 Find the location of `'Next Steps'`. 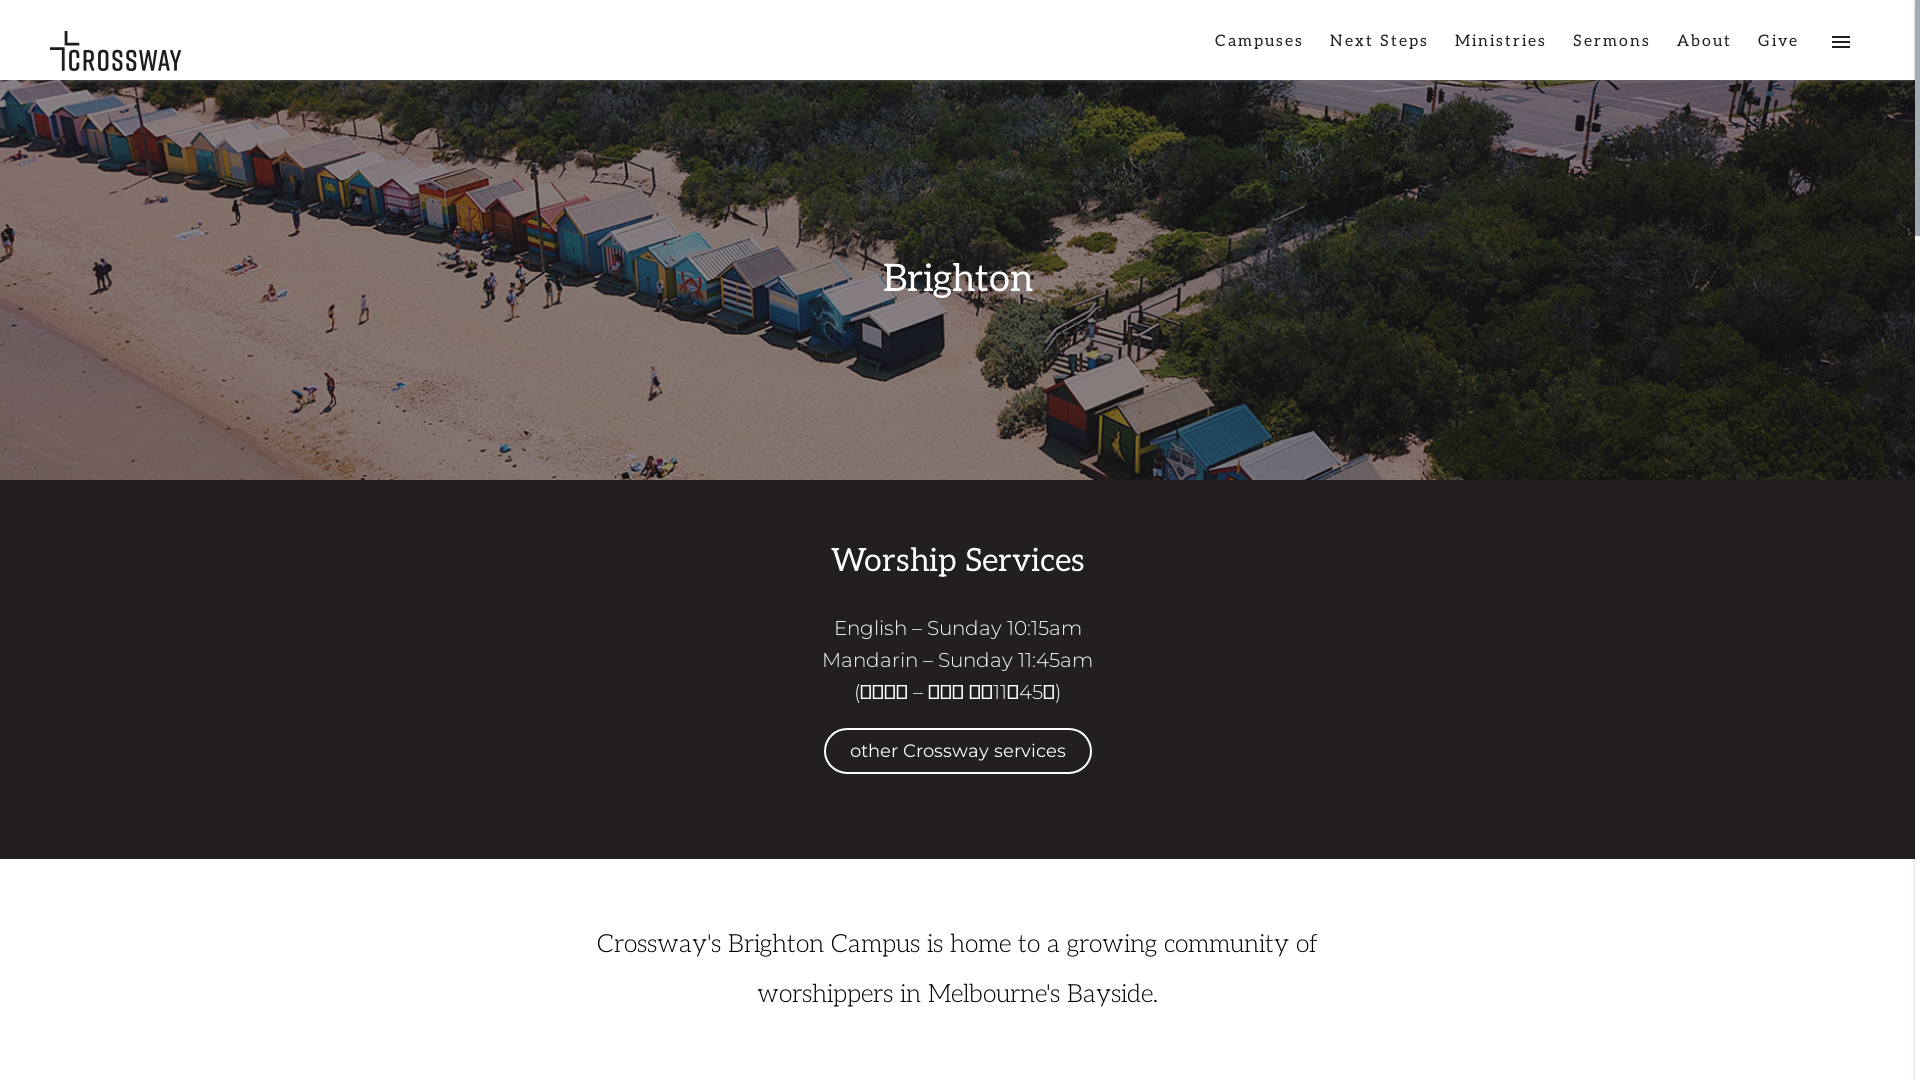

'Next Steps' is located at coordinates (1378, 49).